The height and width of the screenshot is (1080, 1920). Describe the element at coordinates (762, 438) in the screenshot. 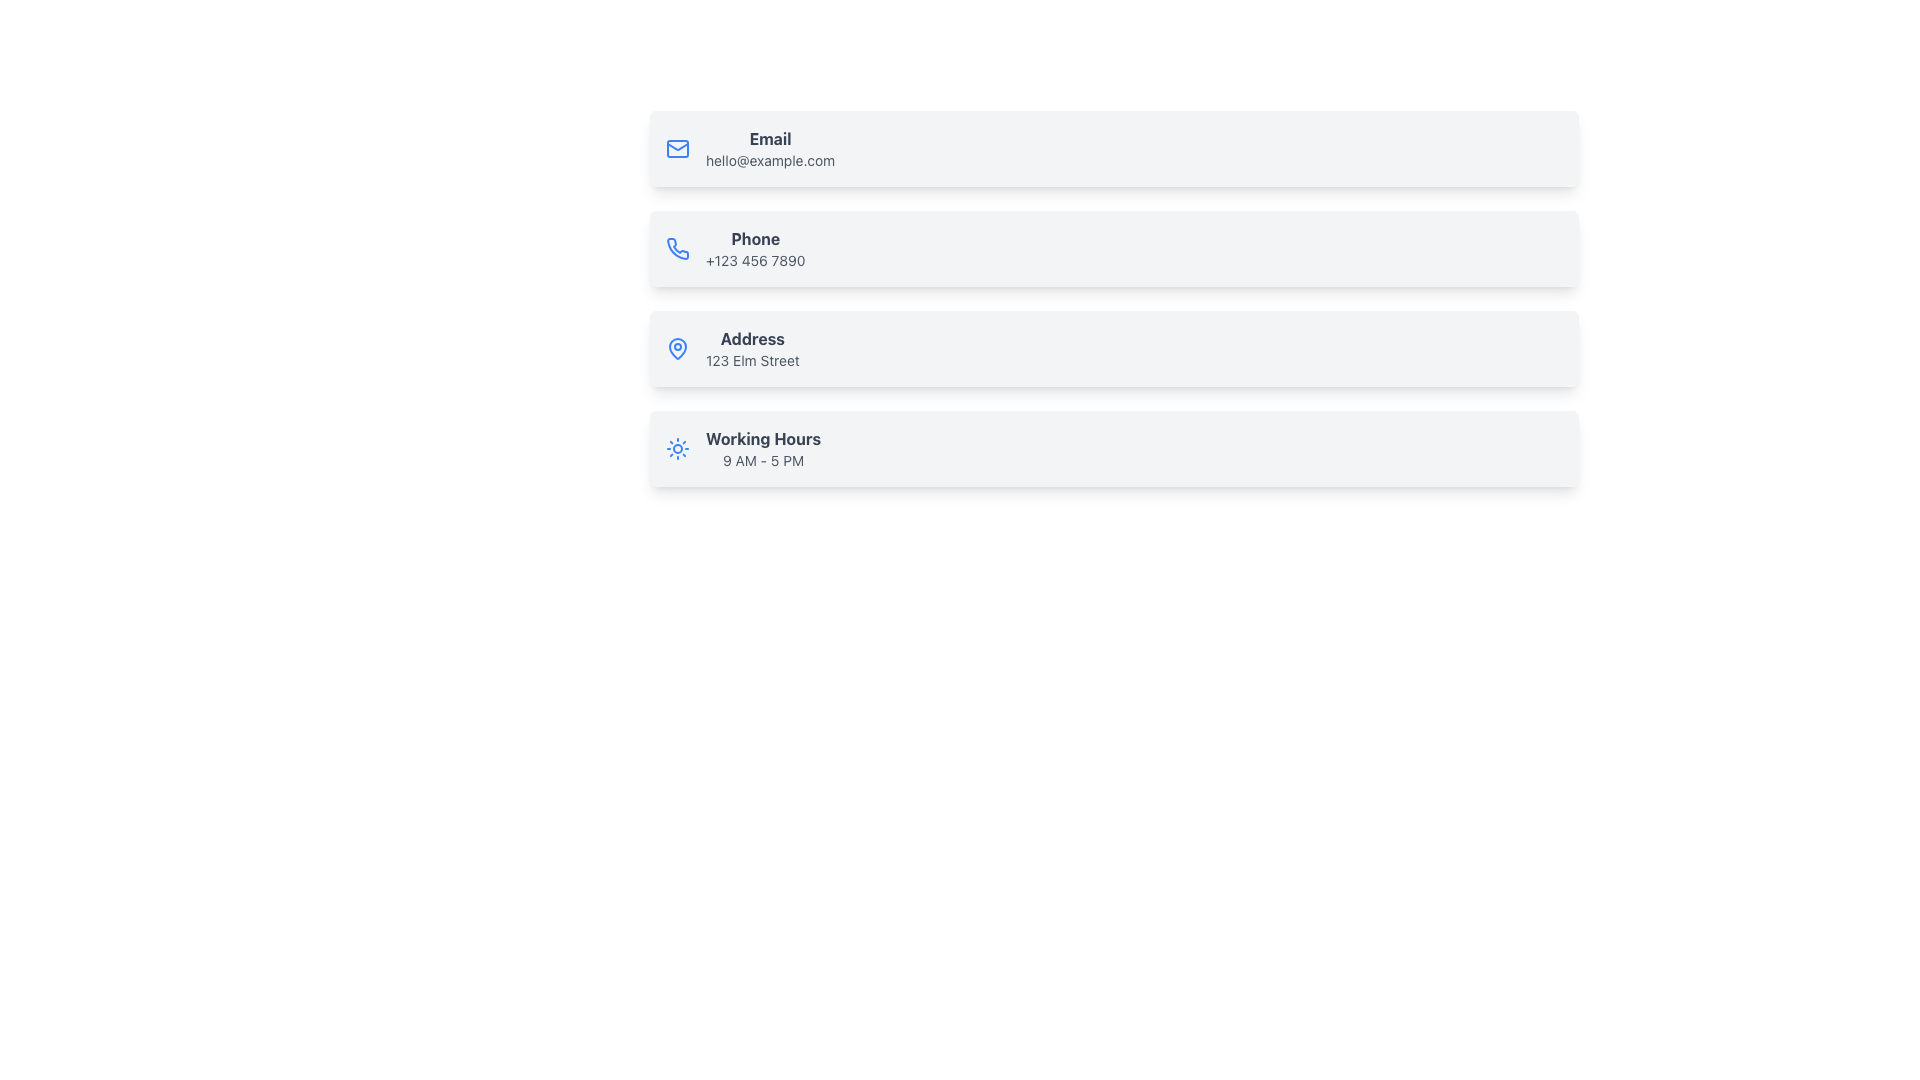

I see `the Text Label that serves as a heading for the working hours information, located at the bottommost section of the vertically stacked list, positioned above '9 AM - 5 PM'` at that location.